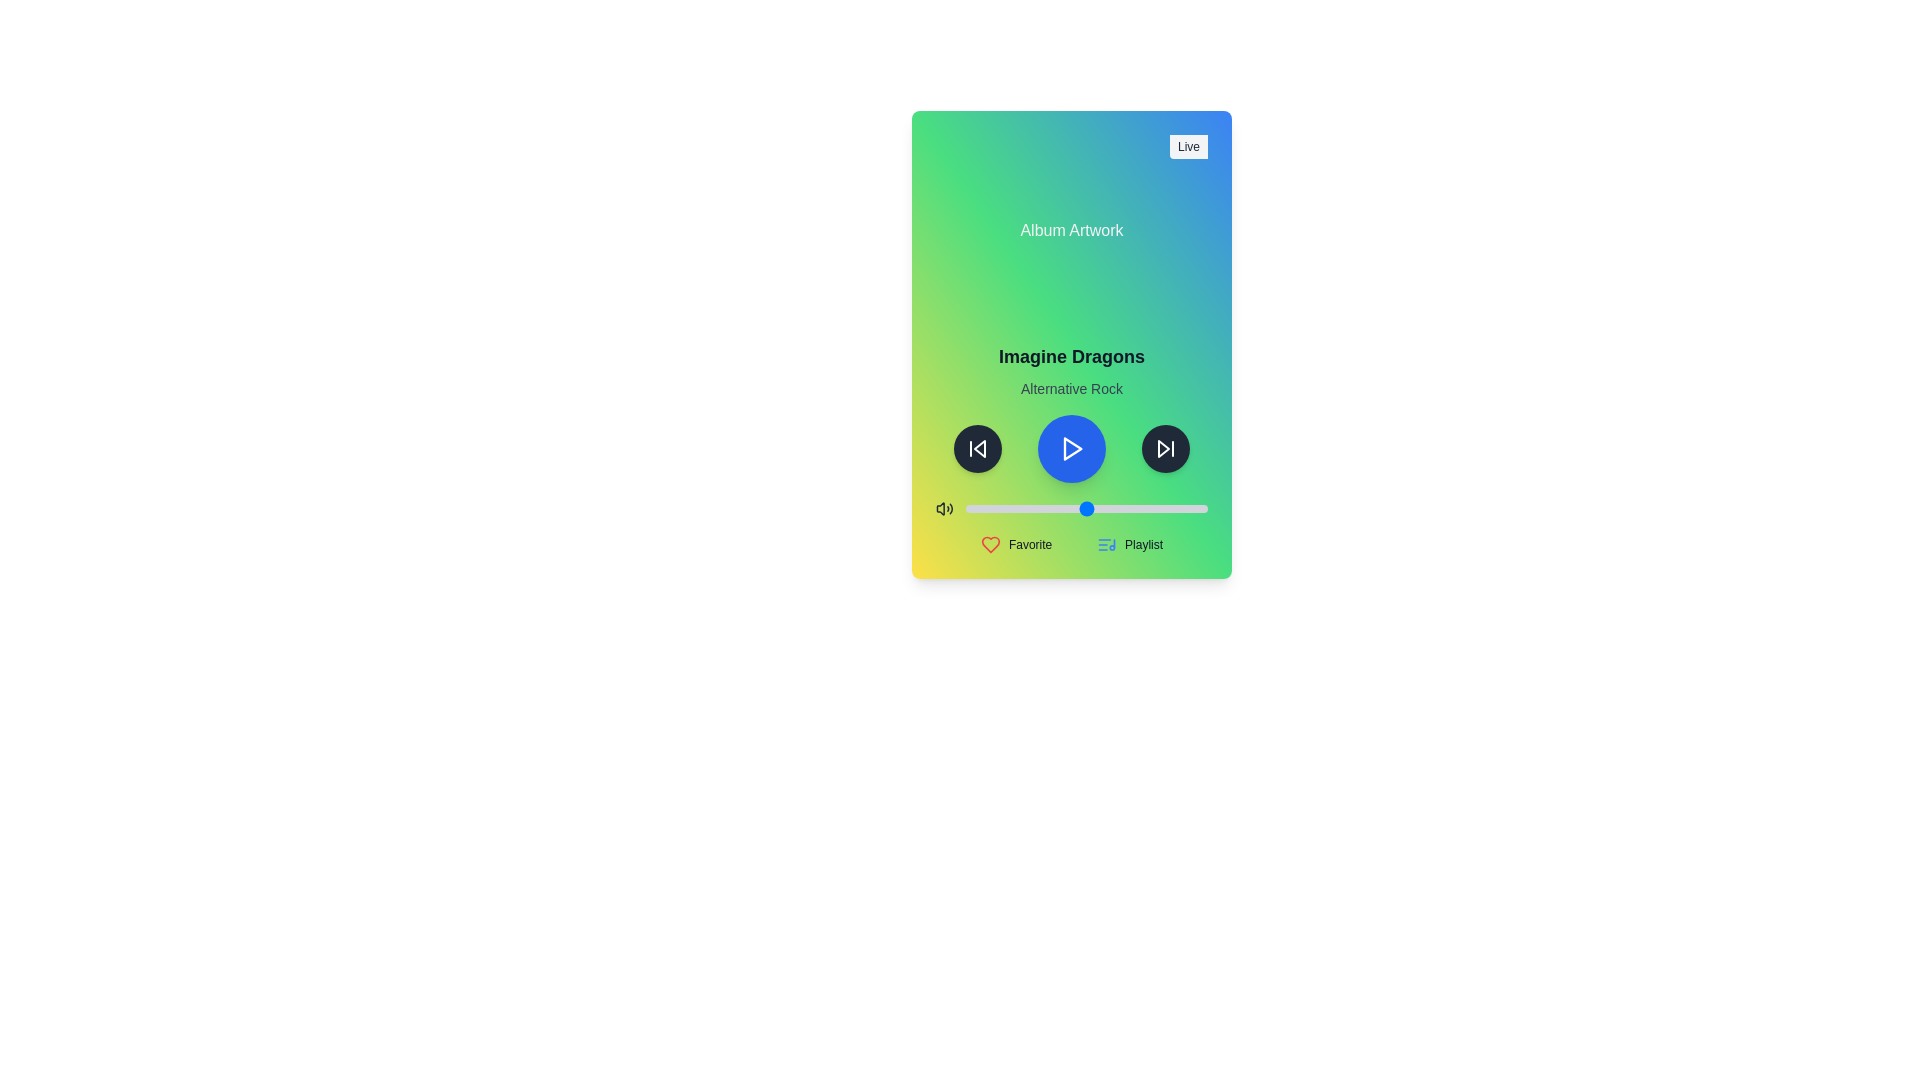  I want to click on the circular button that serves as the icon for skipping to the previous track in the media player interface, located to the left of the blue circular play button, so click(979, 447).